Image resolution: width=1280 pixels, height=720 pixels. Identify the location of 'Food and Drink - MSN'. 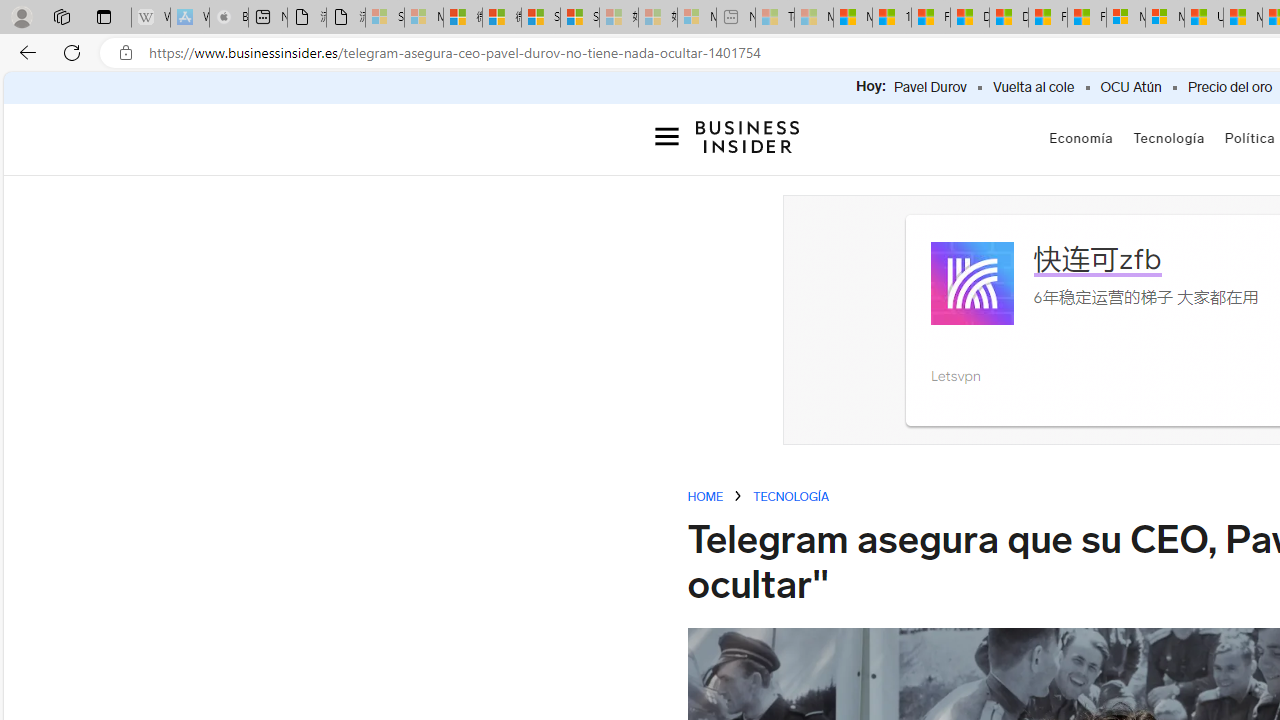
(929, 17).